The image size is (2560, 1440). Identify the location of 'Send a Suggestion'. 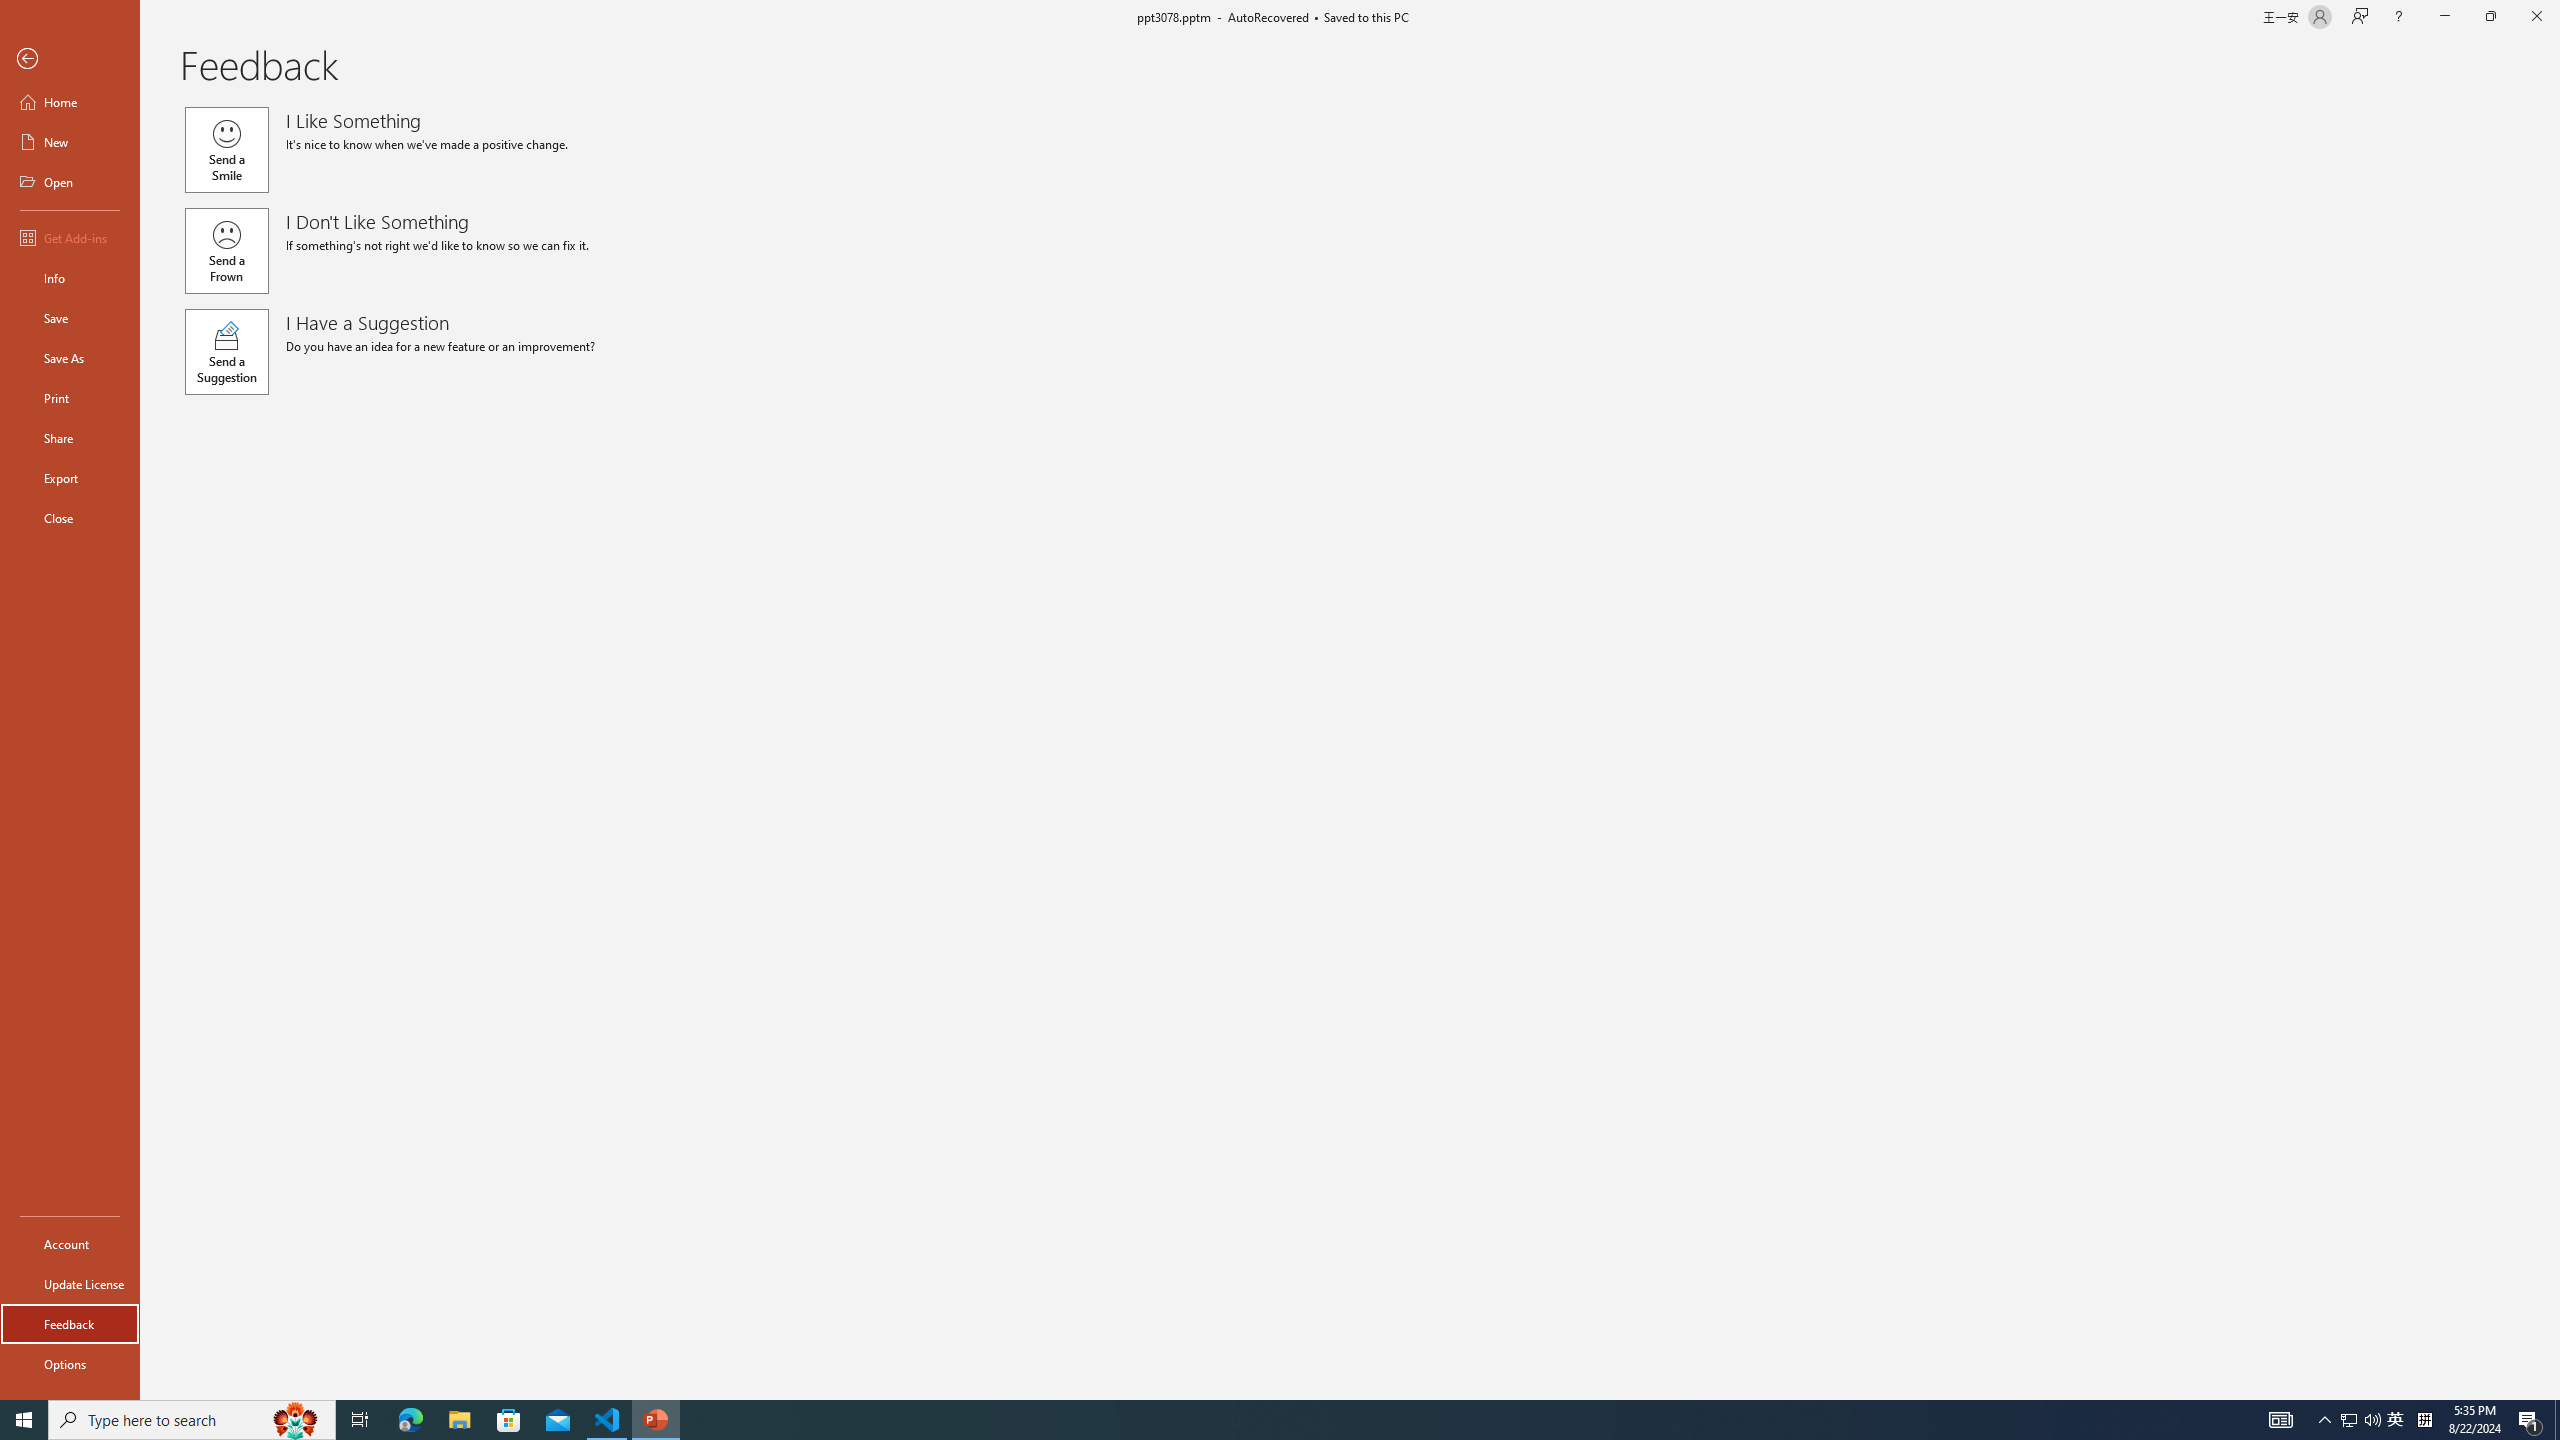
(225, 352).